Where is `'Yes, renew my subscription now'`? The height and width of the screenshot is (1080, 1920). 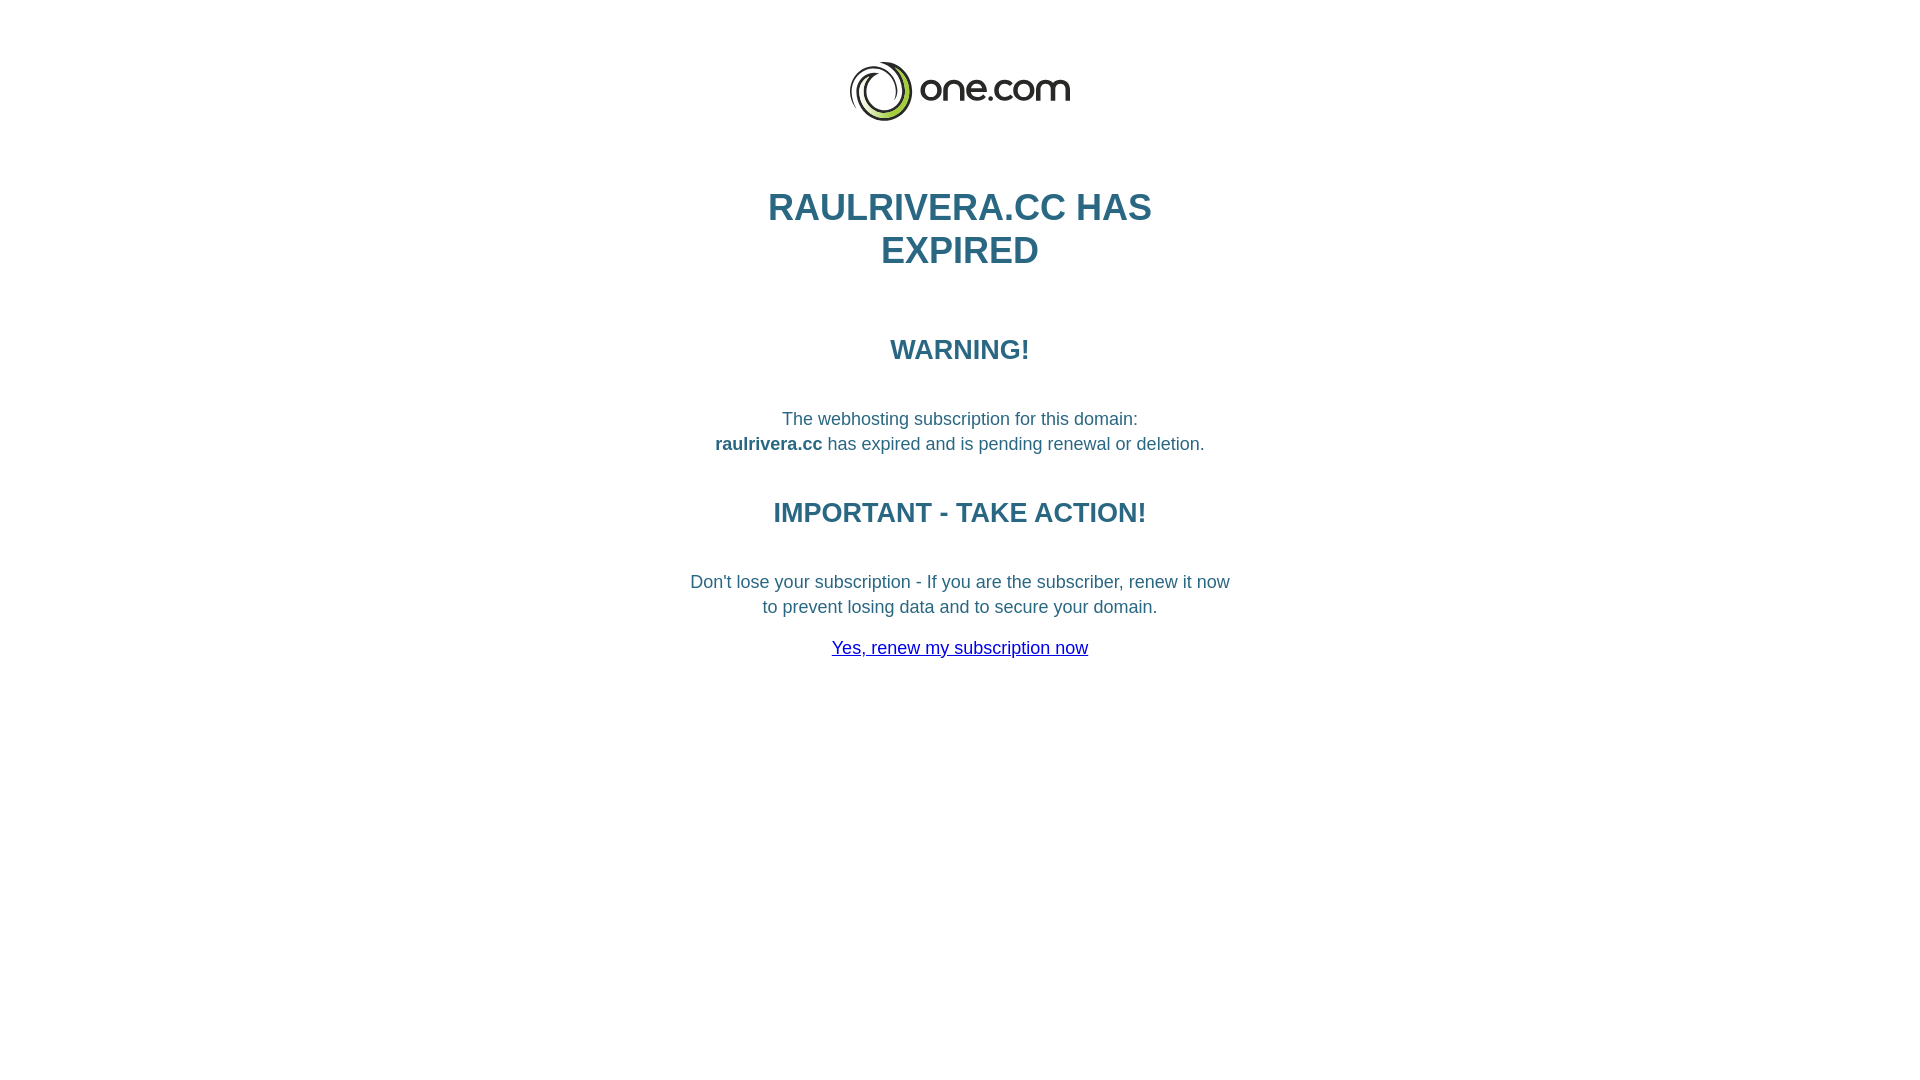
'Yes, renew my subscription now' is located at coordinates (960, 648).